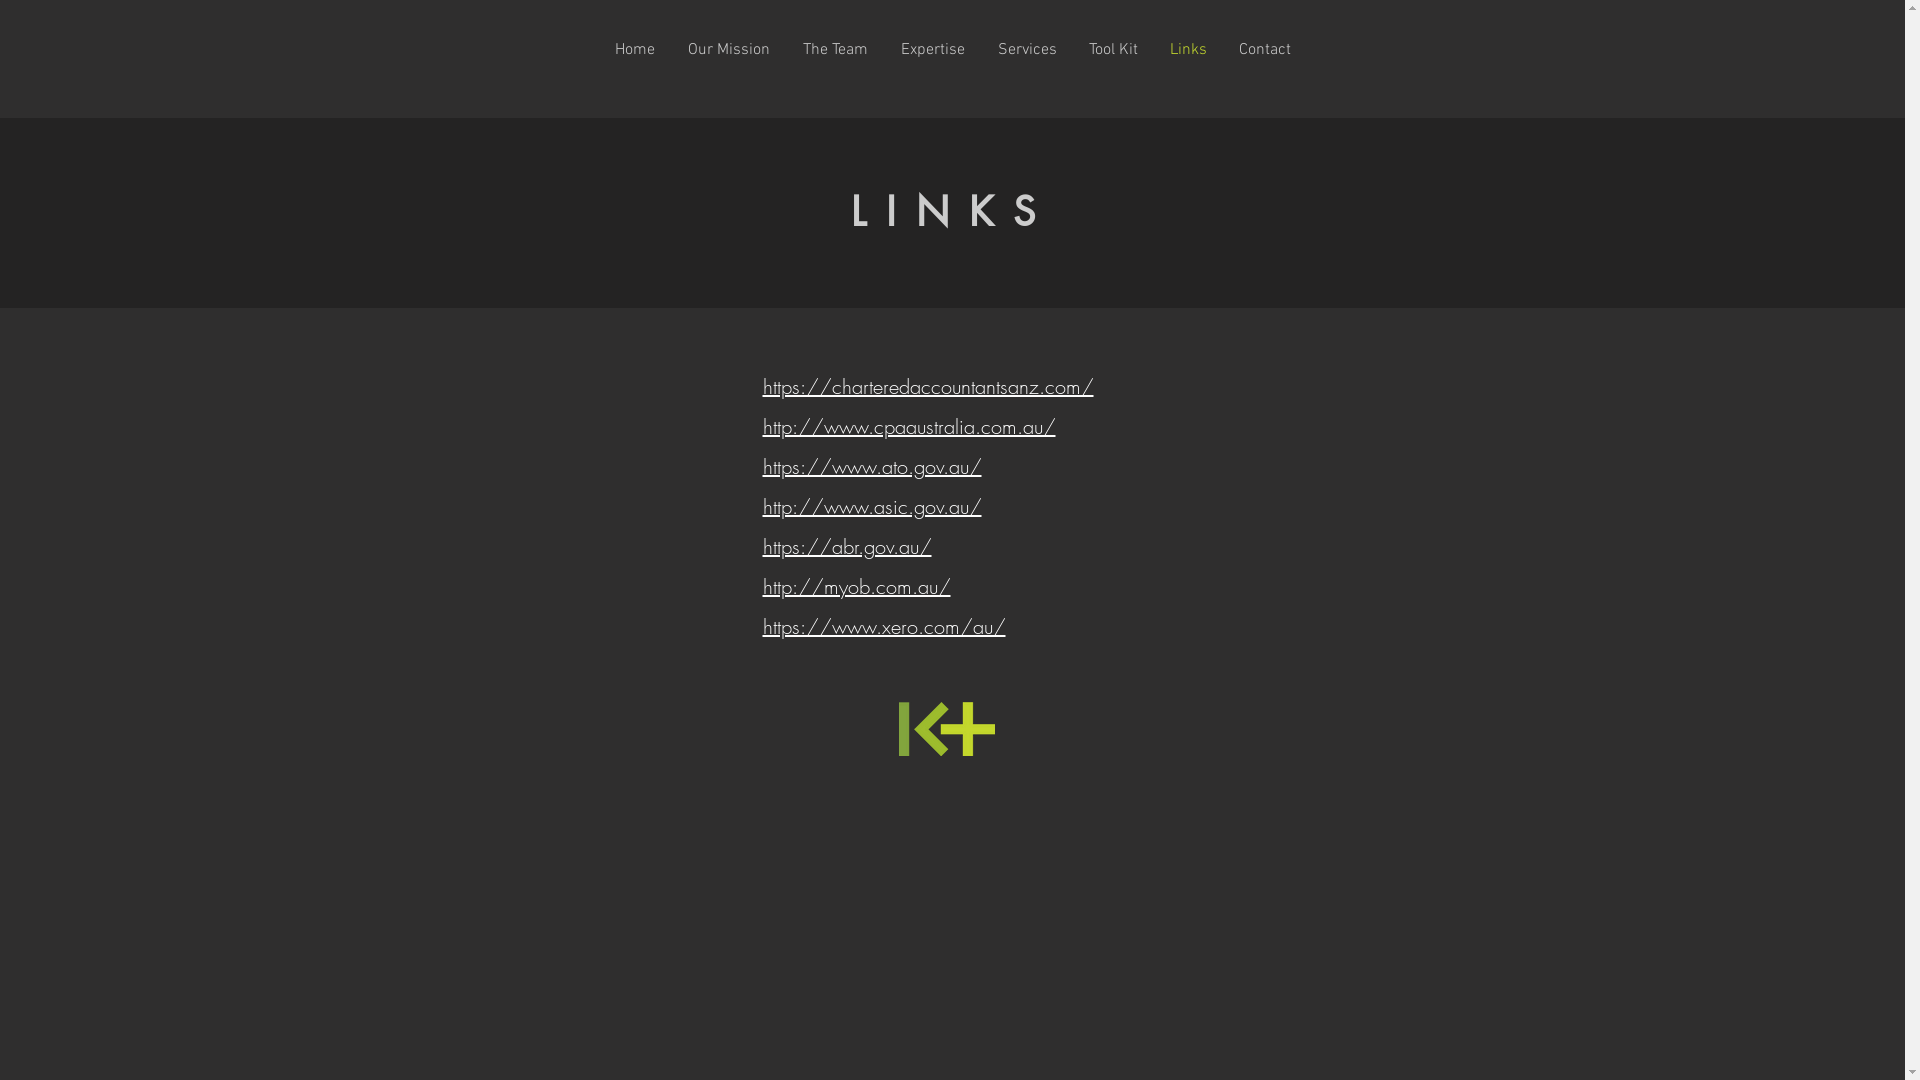 This screenshot has height=1080, width=1920. I want to click on 'Contact', so click(1262, 49).